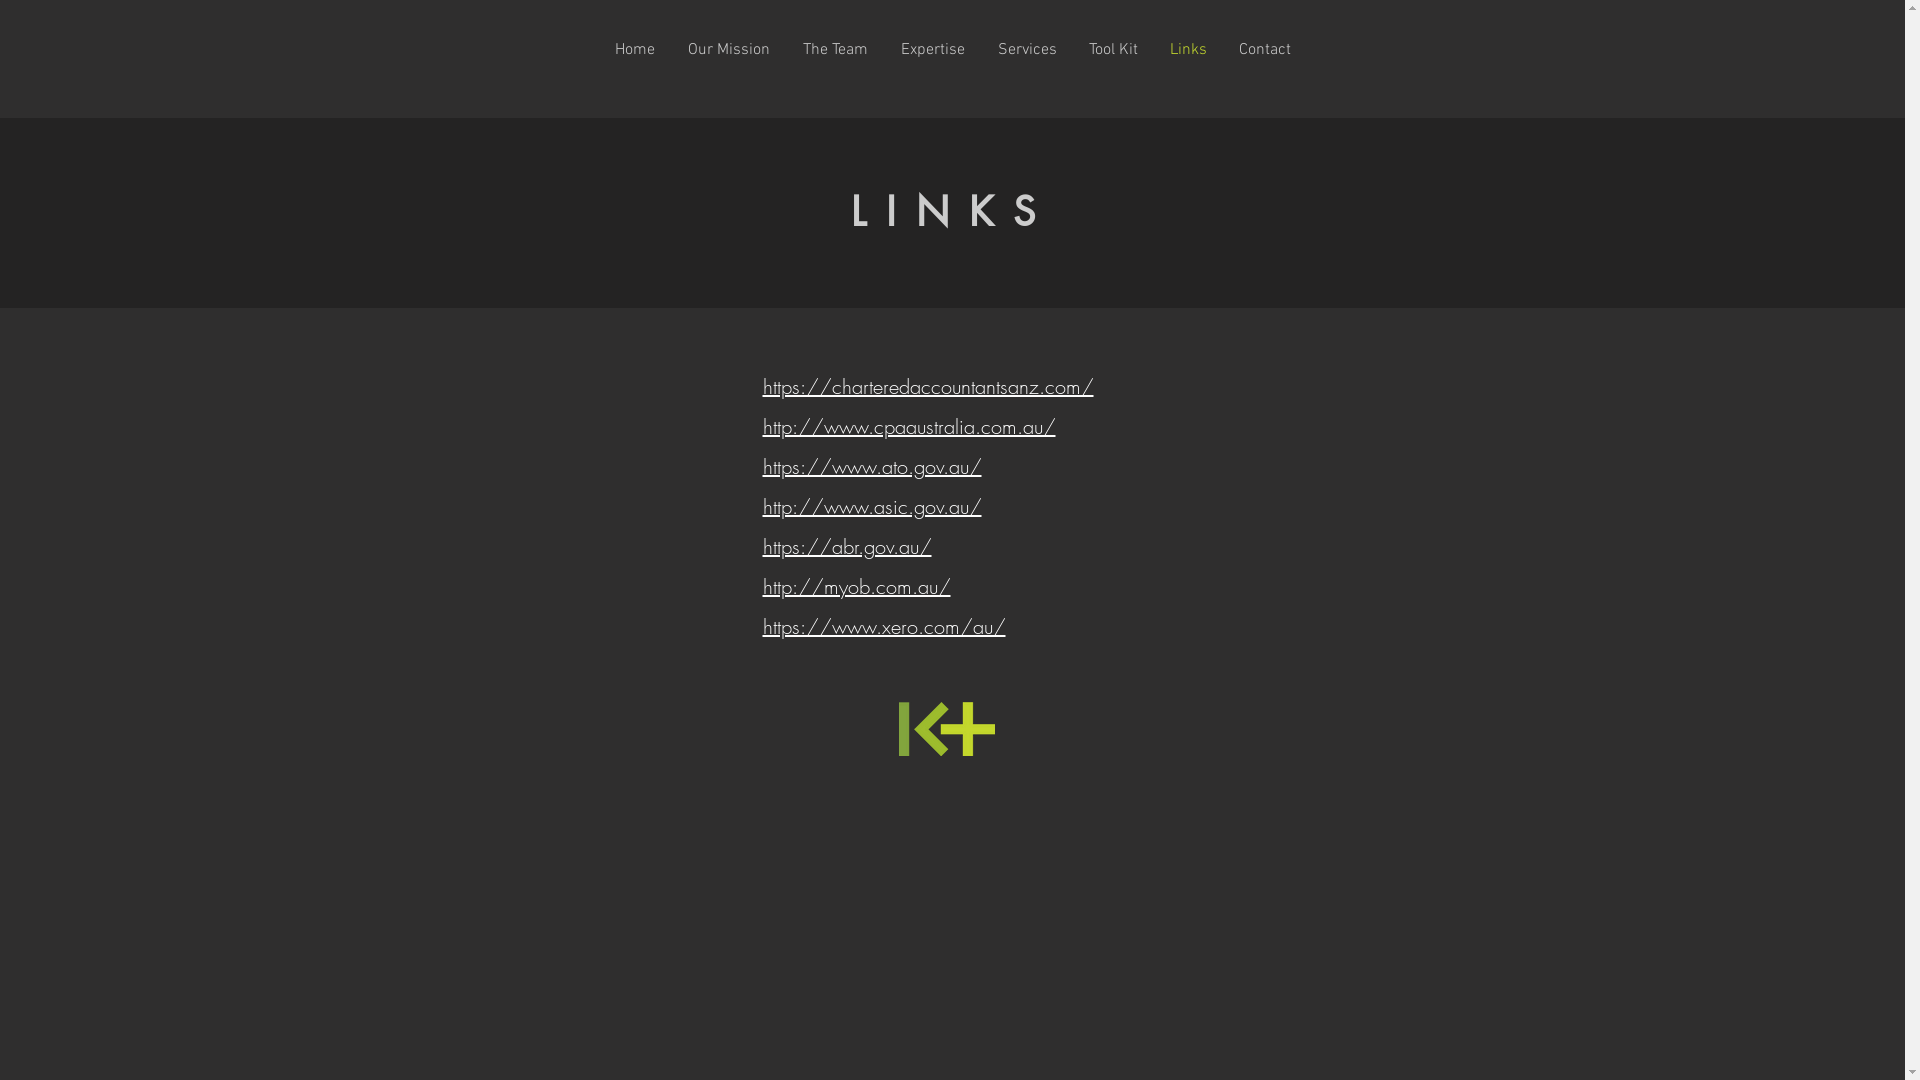 This screenshot has height=1080, width=1920. I want to click on 'Contact', so click(1262, 49).